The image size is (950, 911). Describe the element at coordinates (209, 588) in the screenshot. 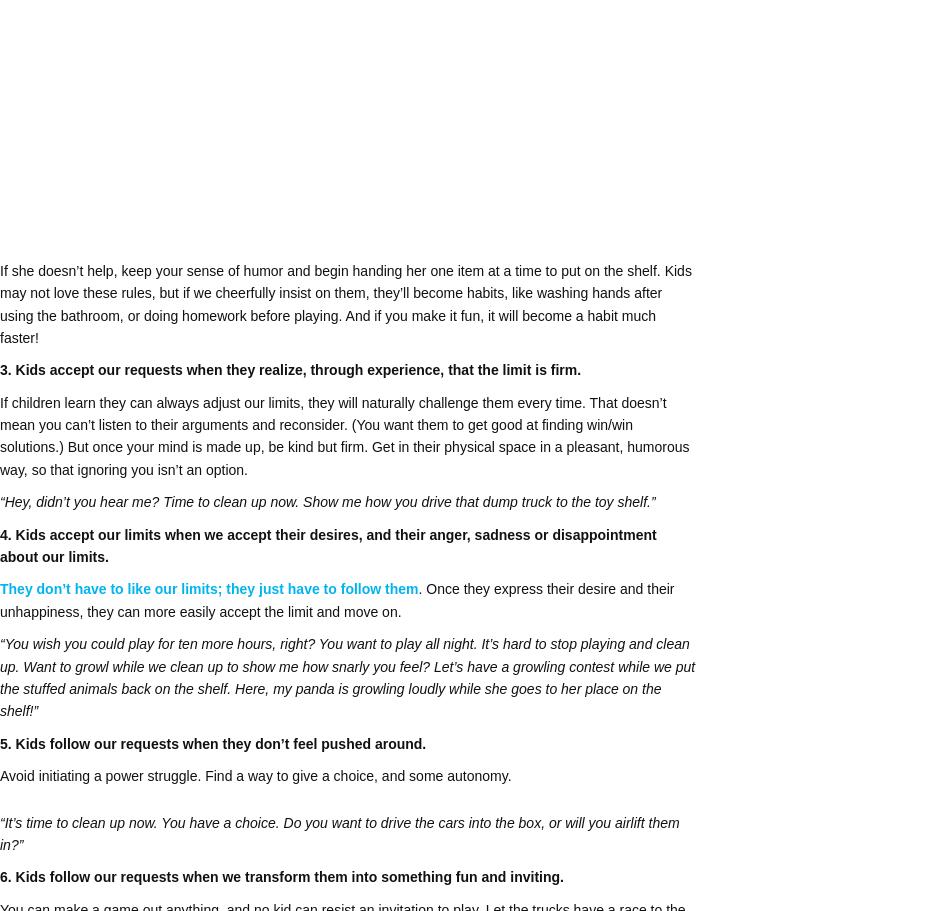

I see `'They don’t have to like our limits; they just have to follow them'` at that location.